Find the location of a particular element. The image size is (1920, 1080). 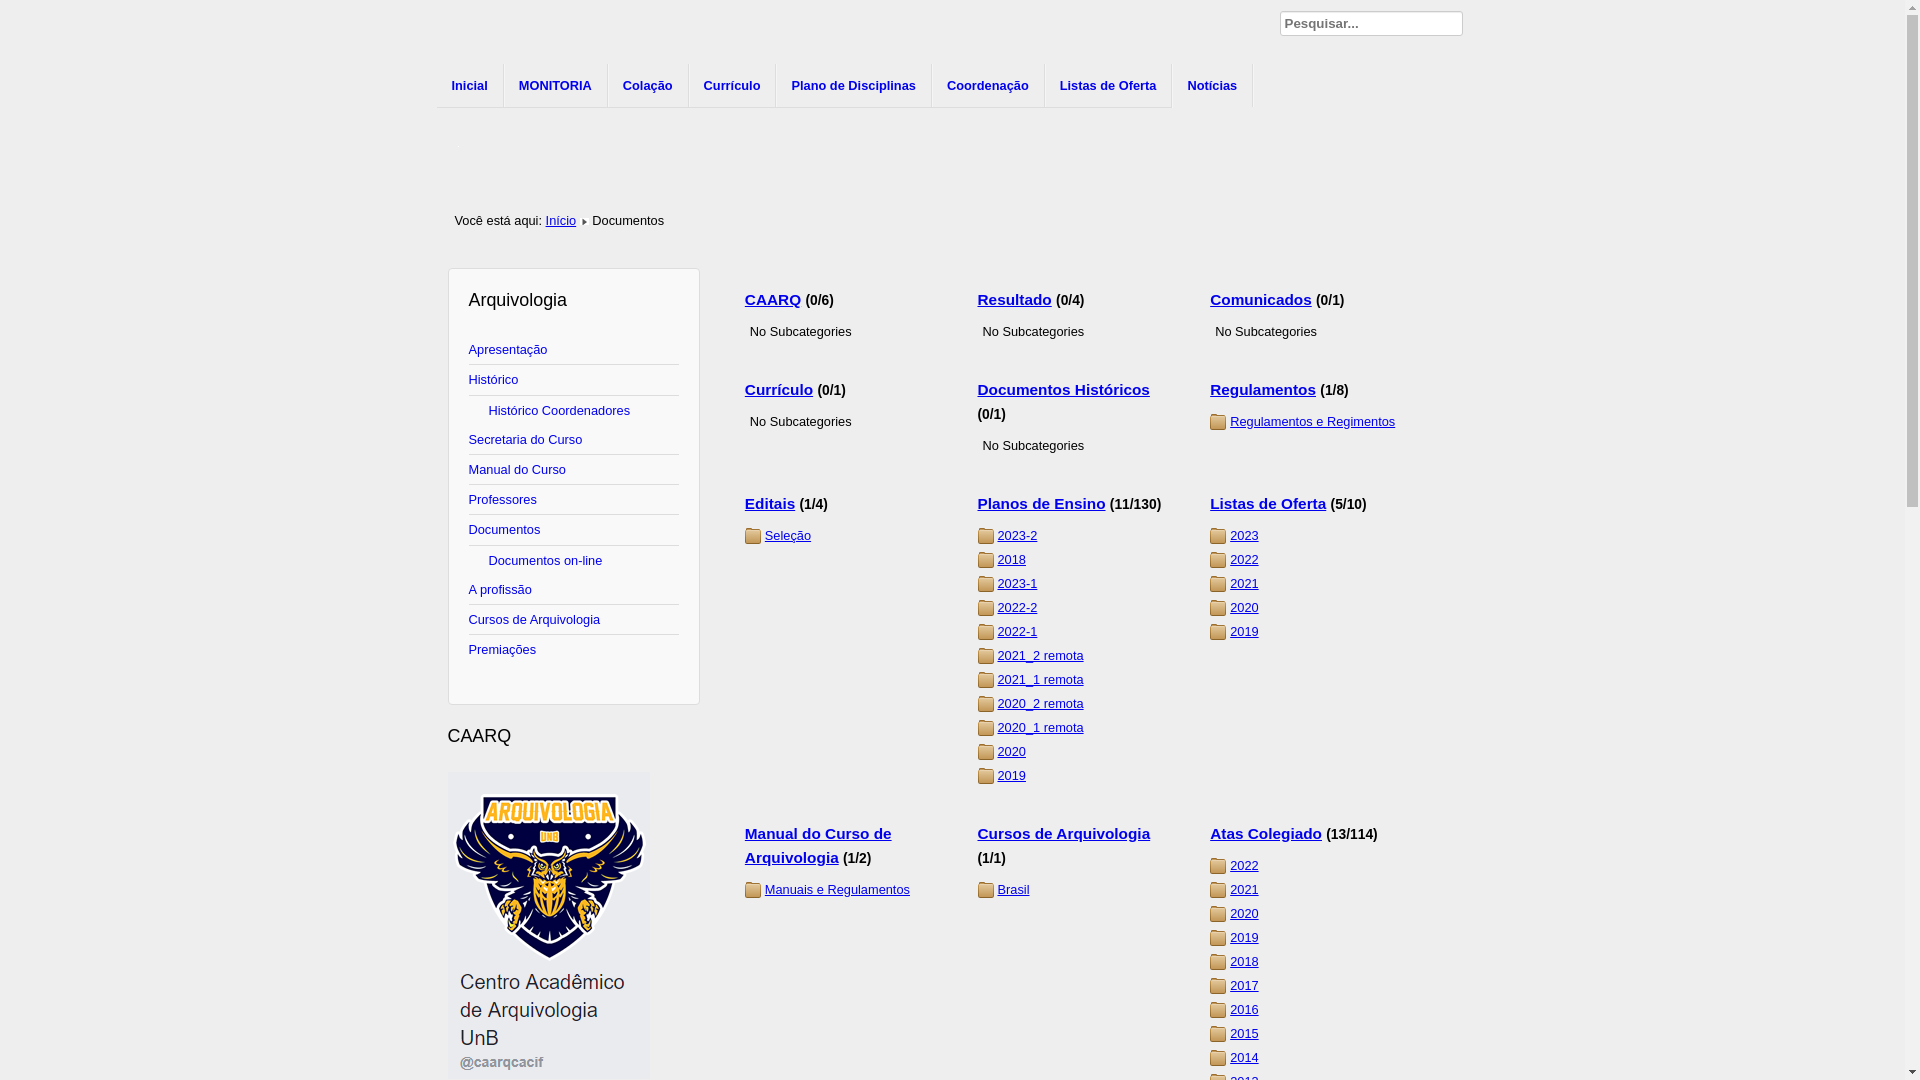

'Atas Colegiado' is located at coordinates (1265, 833).